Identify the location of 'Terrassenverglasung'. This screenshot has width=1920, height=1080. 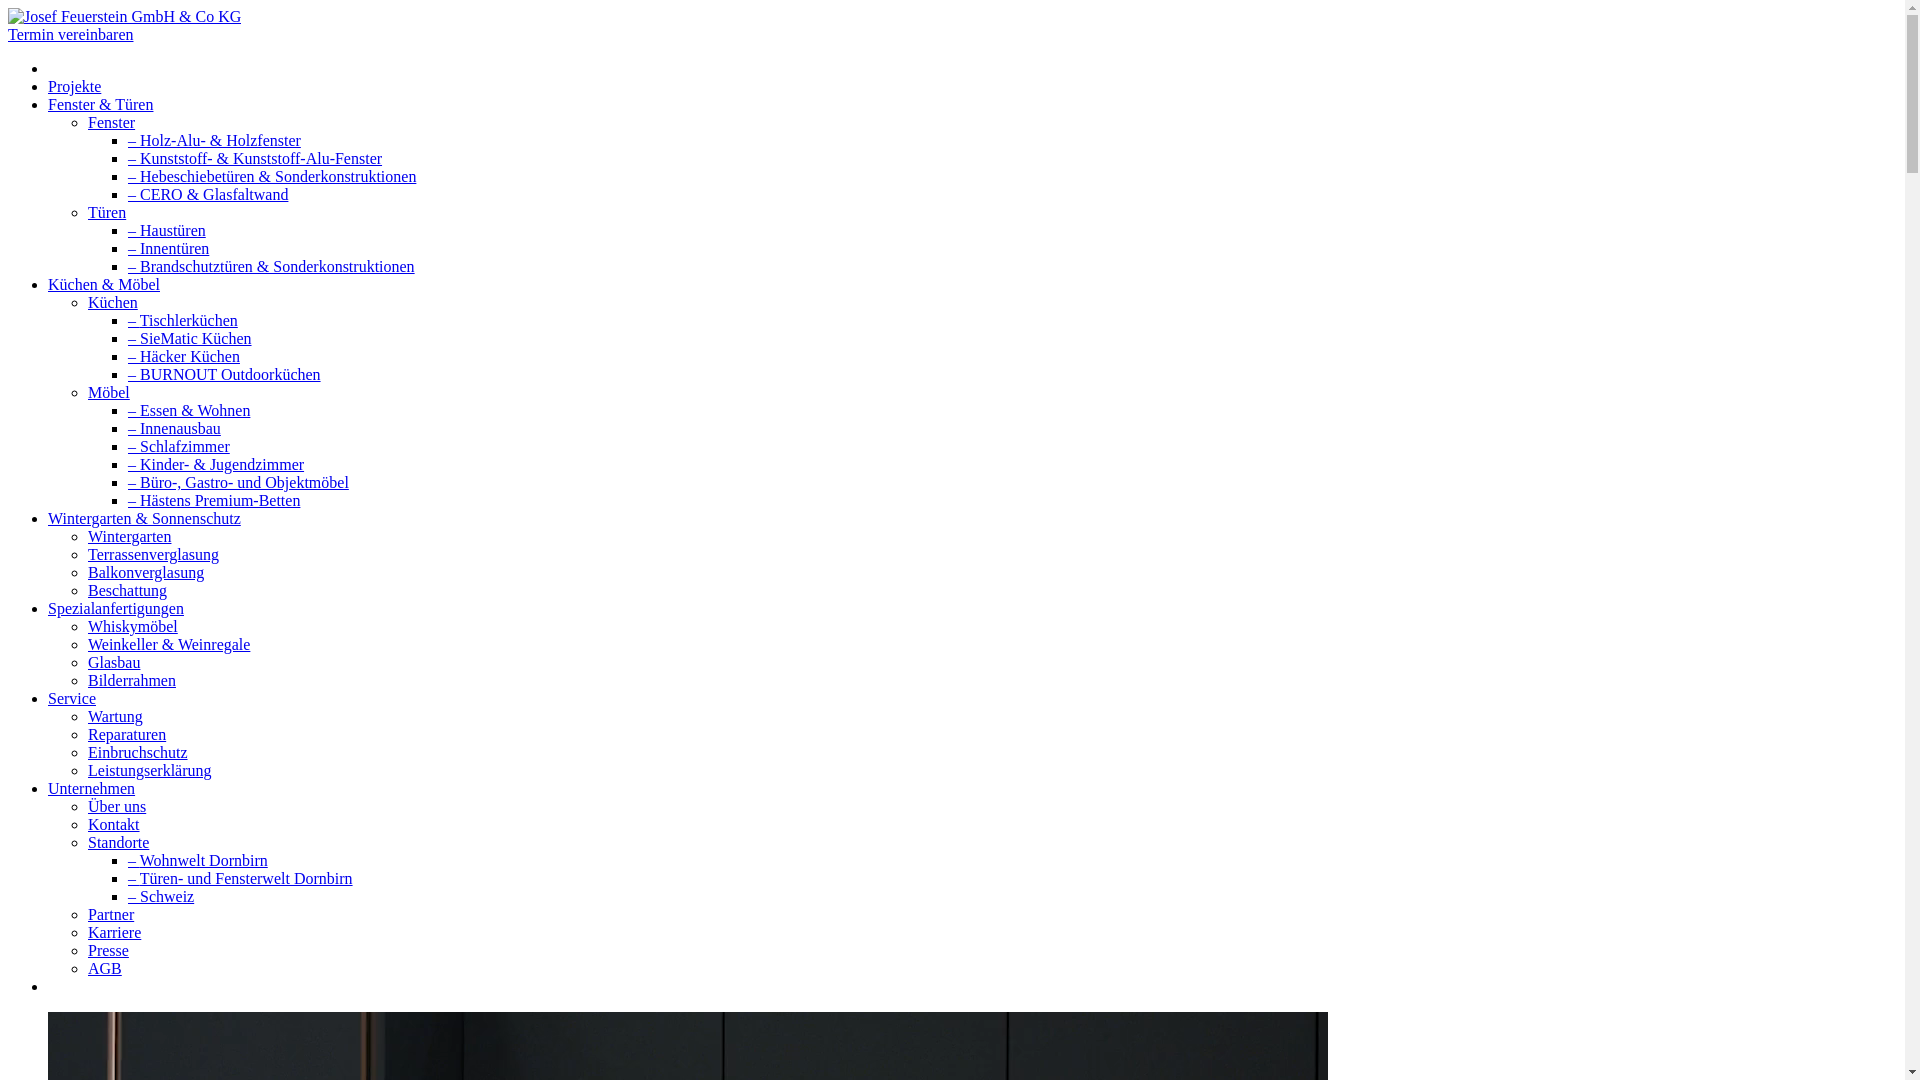
(152, 554).